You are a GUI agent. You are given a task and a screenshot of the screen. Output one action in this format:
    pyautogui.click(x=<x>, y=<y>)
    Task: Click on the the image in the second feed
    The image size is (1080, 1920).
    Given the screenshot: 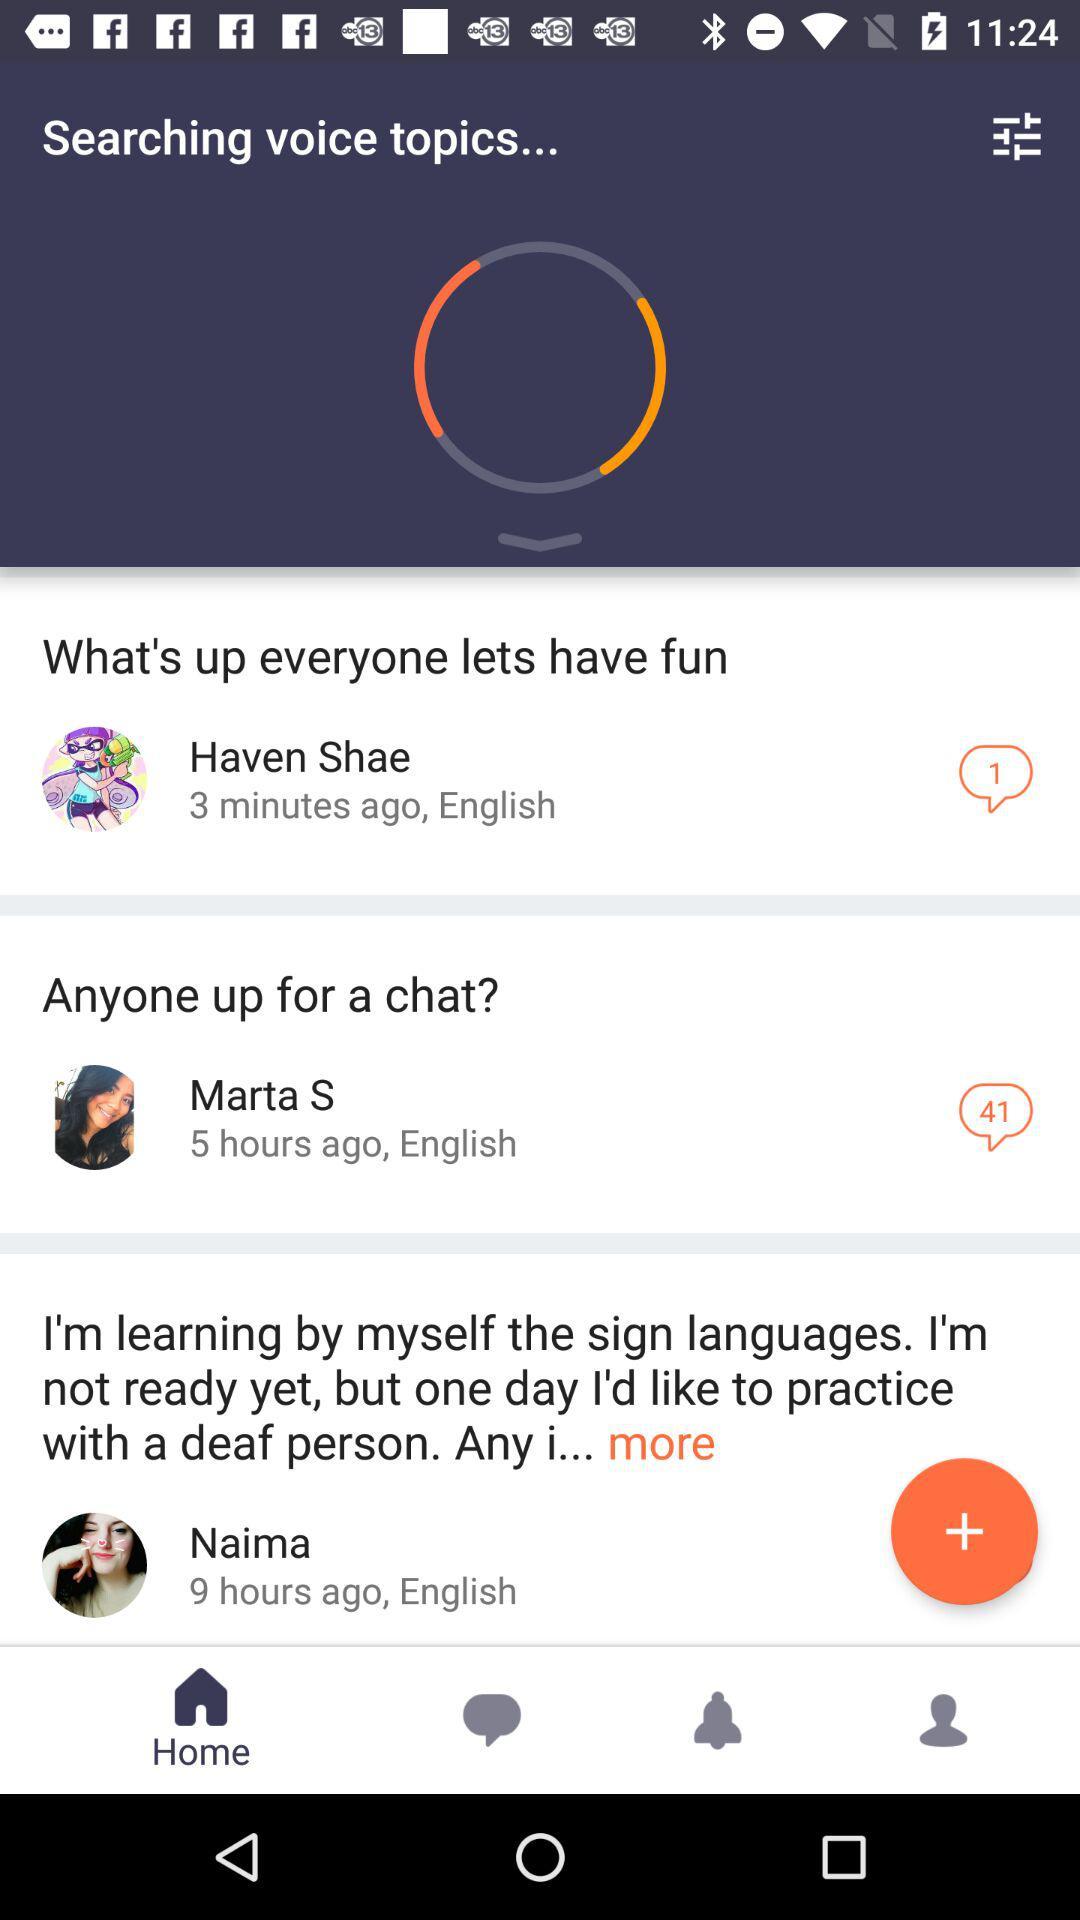 What is the action you would take?
    pyautogui.click(x=94, y=1116)
    